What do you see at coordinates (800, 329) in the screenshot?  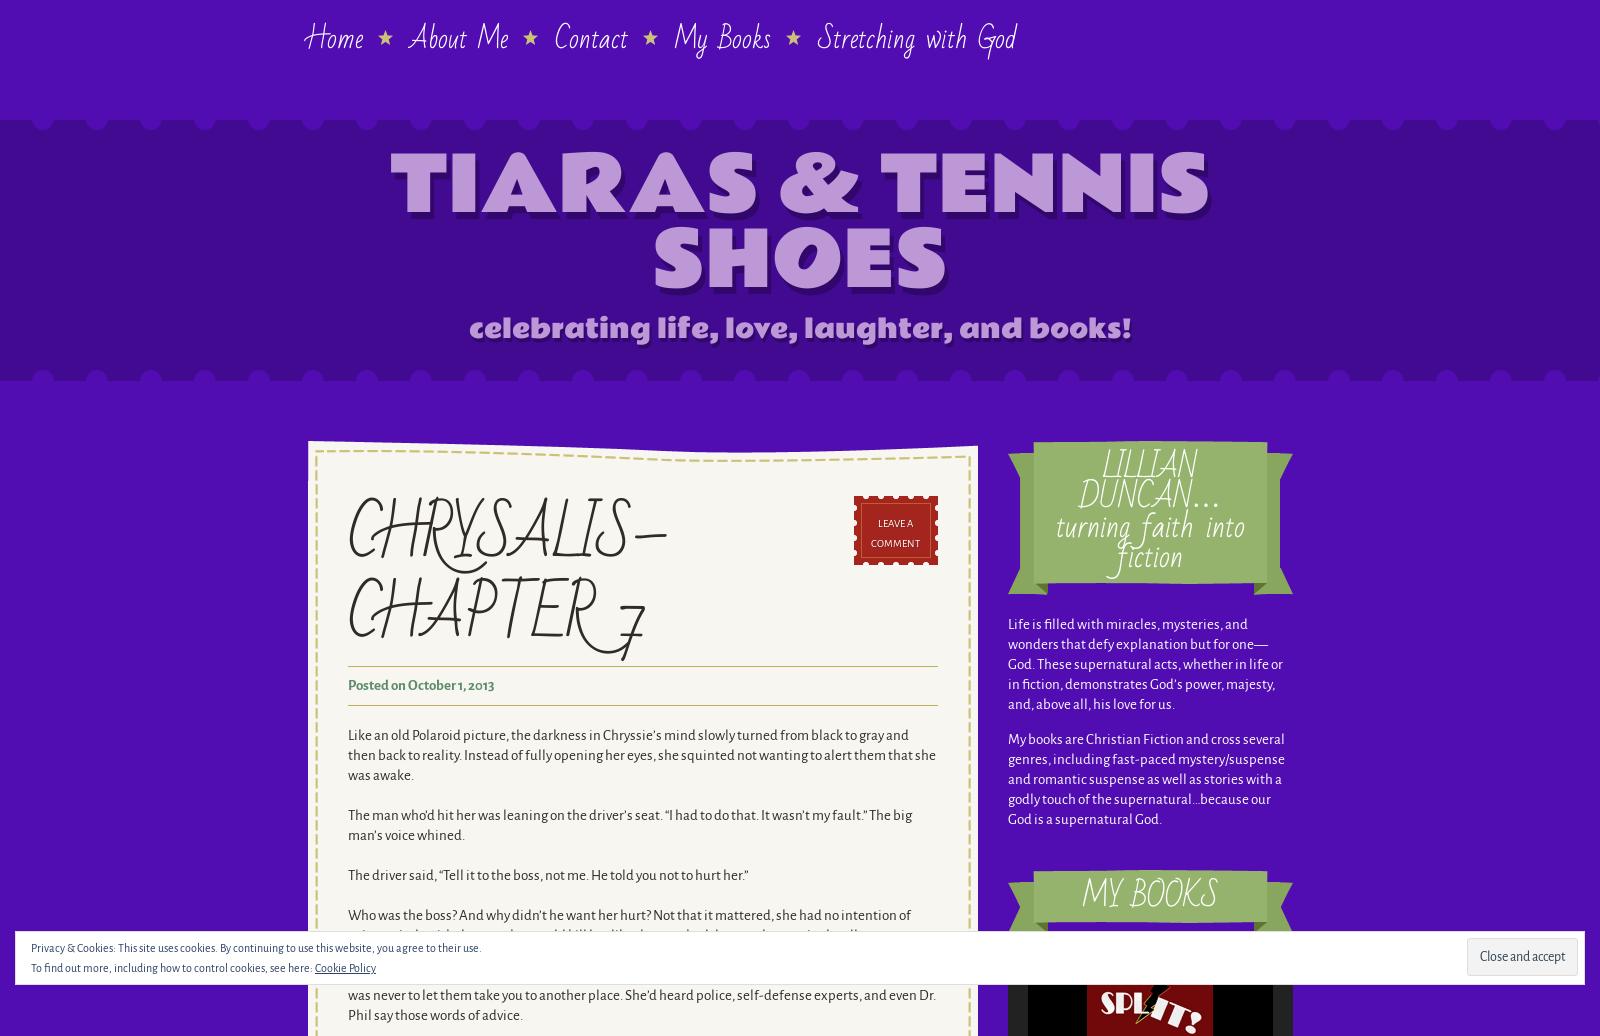 I see `'celebrating life, love, laughter, and books!'` at bounding box center [800, 329].